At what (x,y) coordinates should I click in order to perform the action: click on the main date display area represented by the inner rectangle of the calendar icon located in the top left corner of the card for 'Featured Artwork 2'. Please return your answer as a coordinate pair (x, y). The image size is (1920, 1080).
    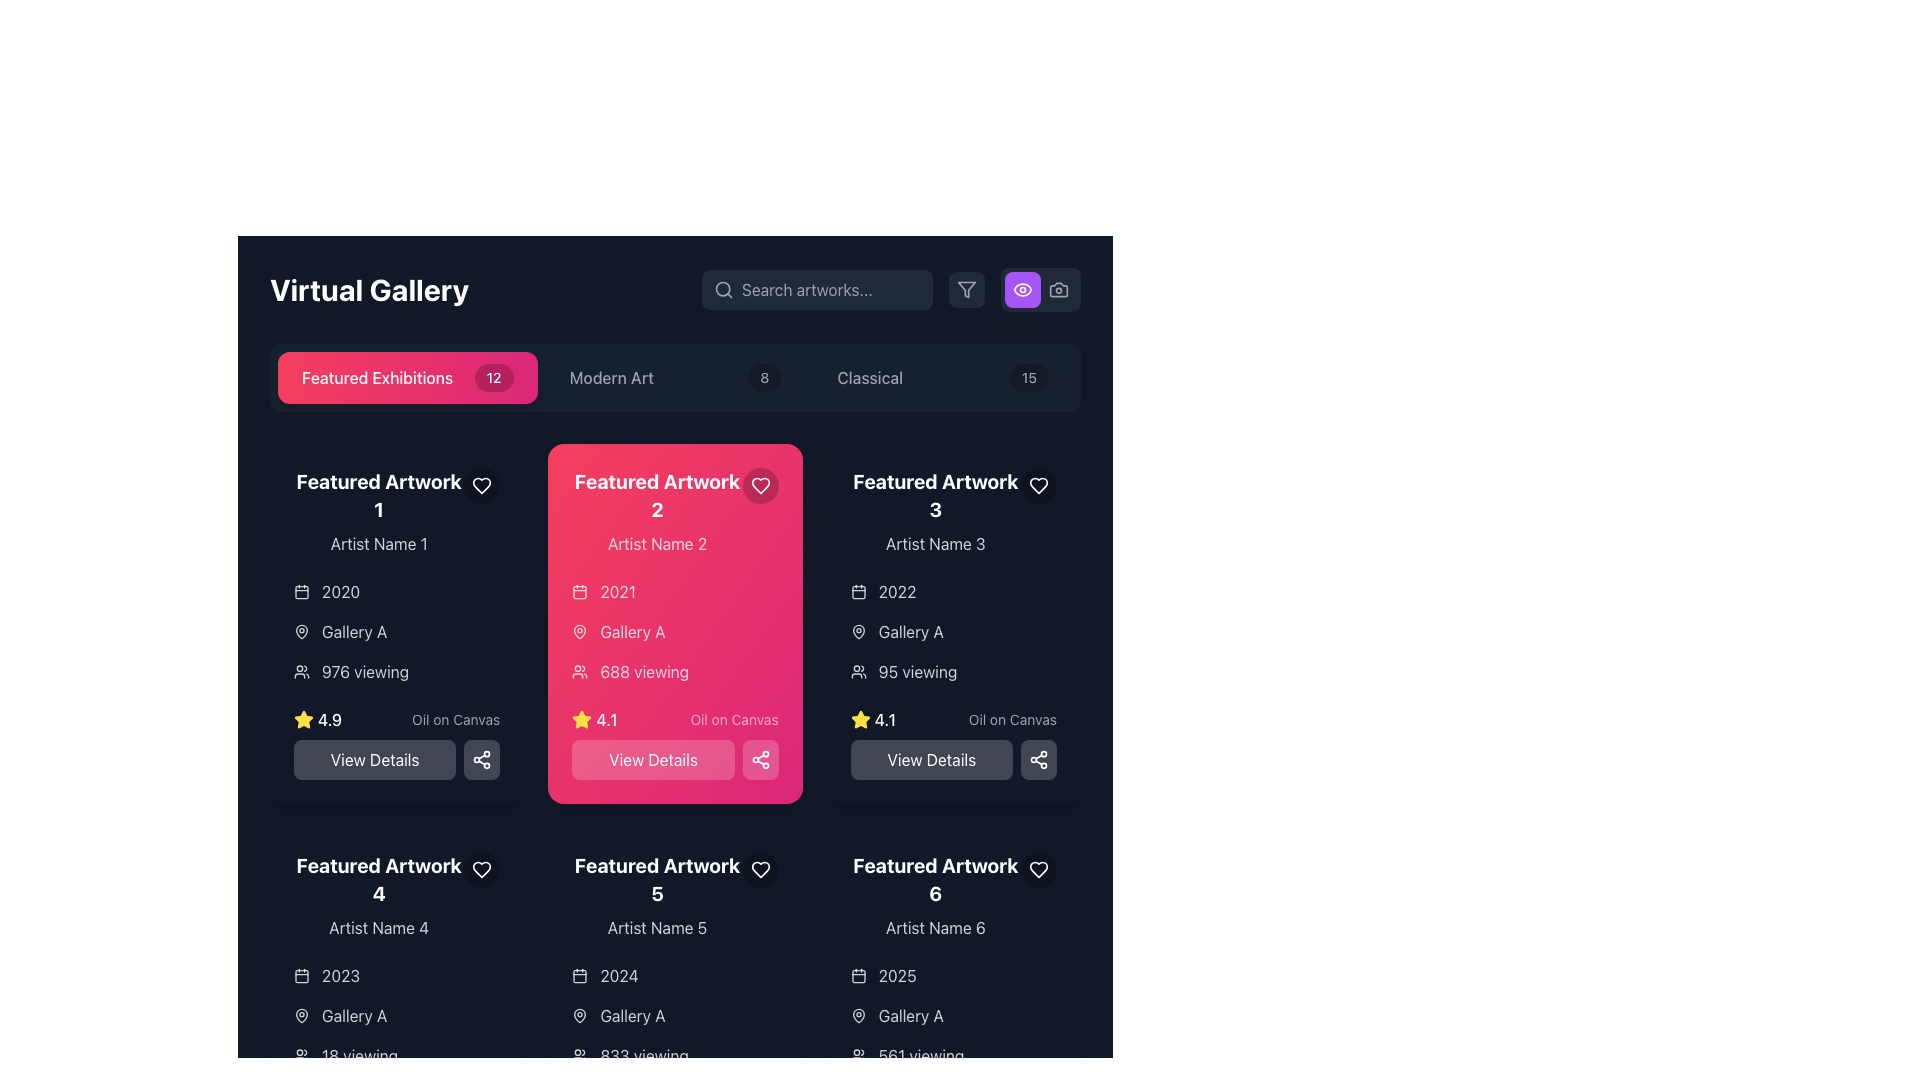
    Looking at the image, I should click on (858, 591).